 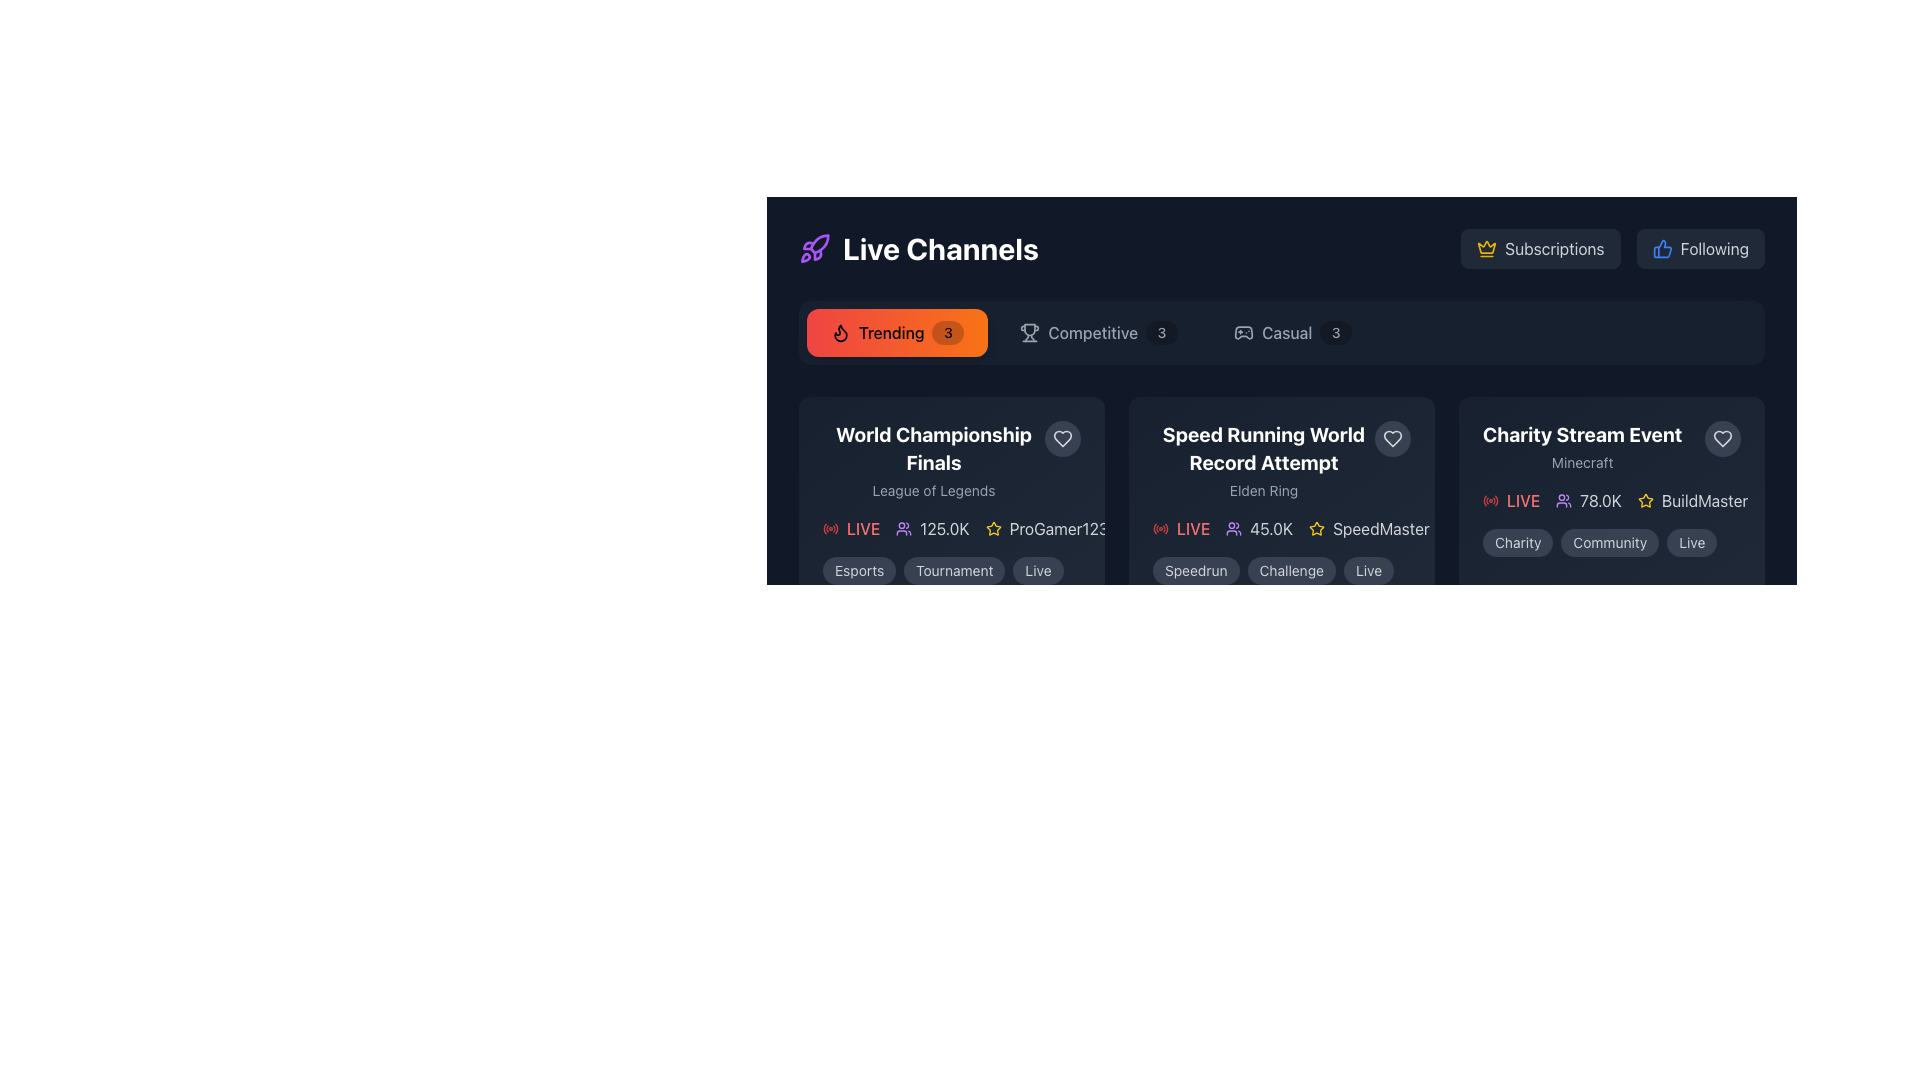 What do you see at coordinates (1061, 438) in the screenshot?
I see `the circular button with a dark gray background and a heart-shaped icon, located in the upper-right corner of the 'World Championship Finals' card` at bounding box center [1061, 438].